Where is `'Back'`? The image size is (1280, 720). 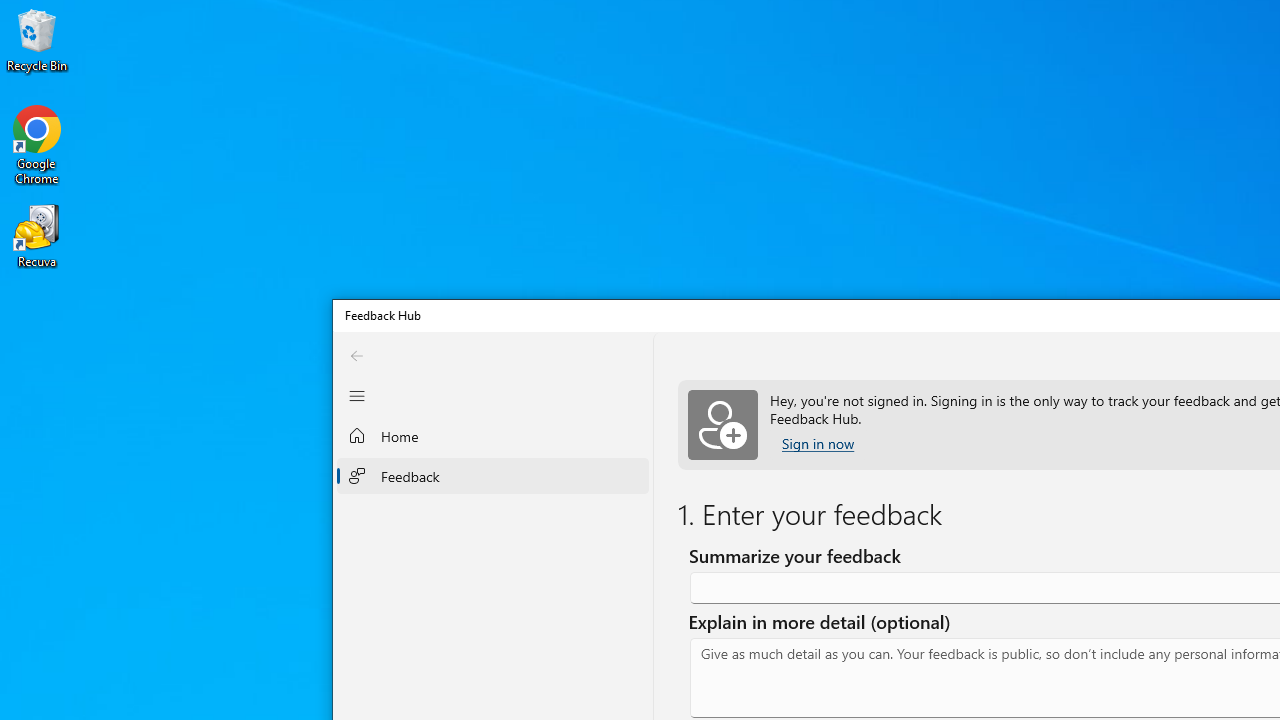
'Back' is located at coordinates (357, 354).